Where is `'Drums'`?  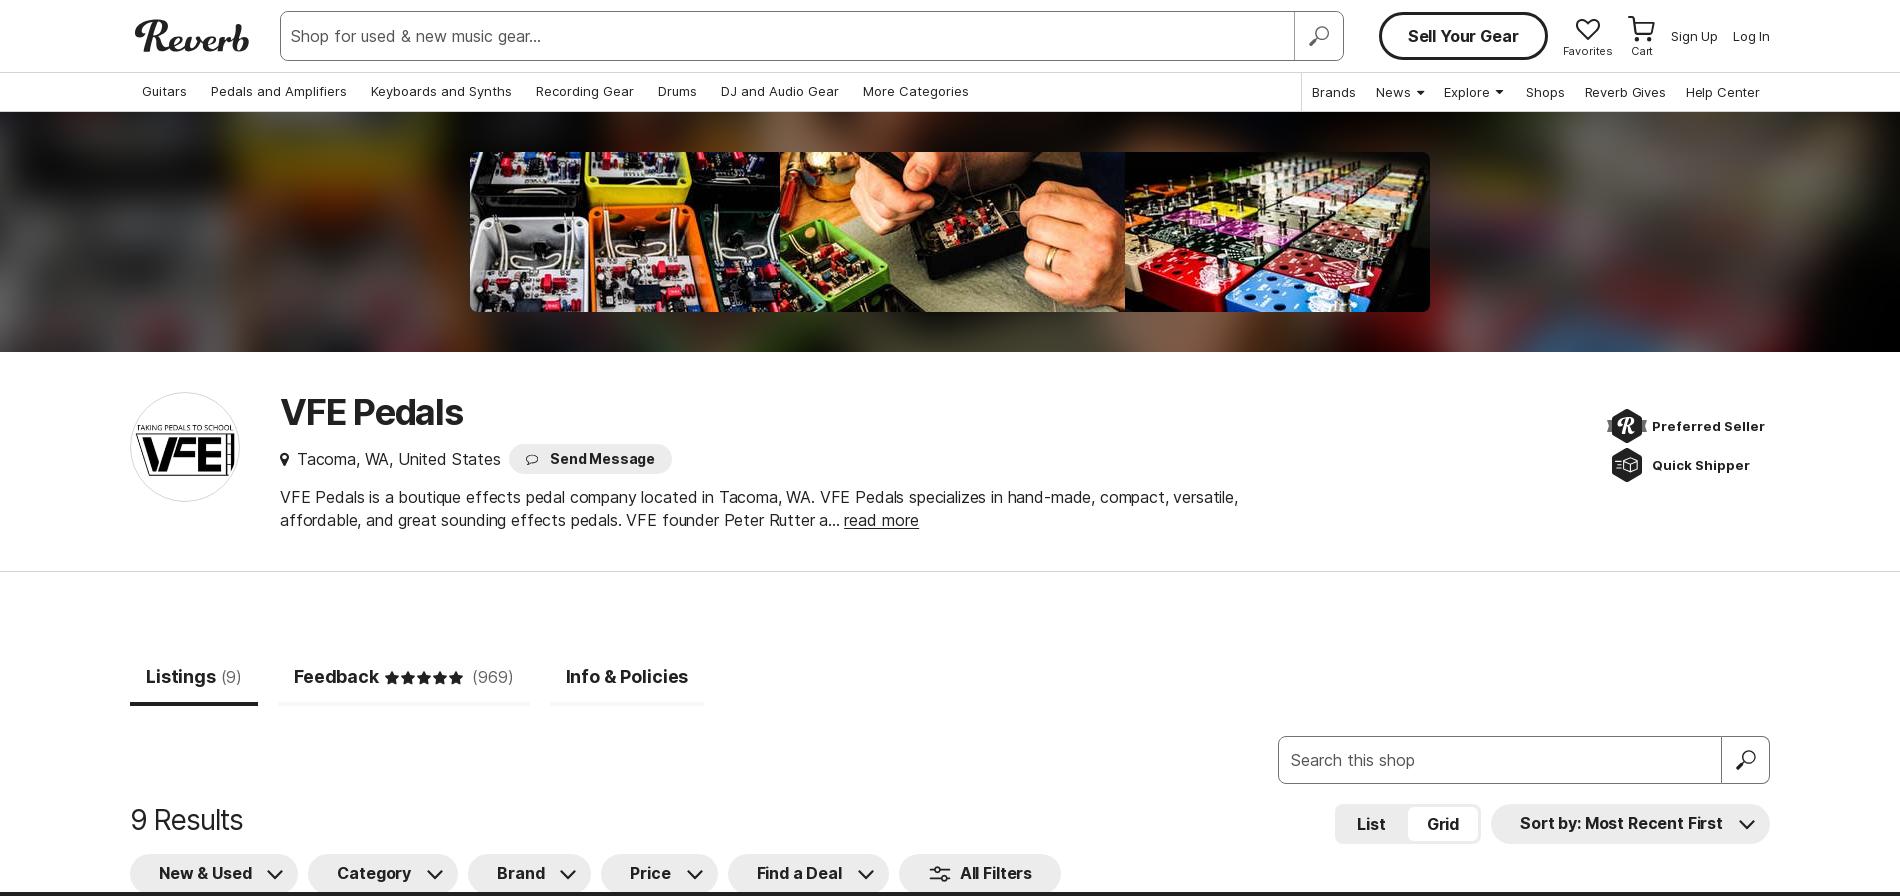
'Drums' is located at coordinates (677, 91).